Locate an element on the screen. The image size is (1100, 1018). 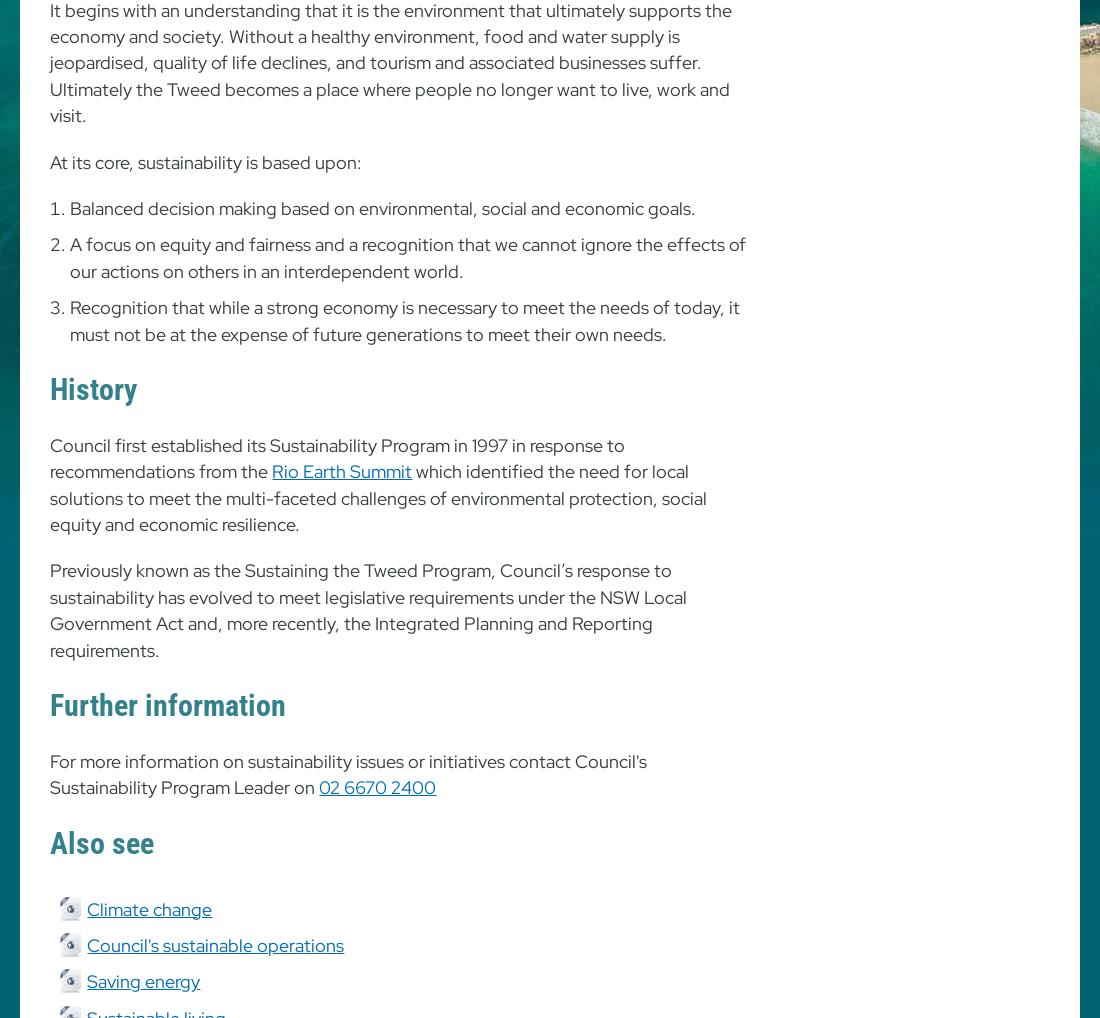
'Balanced decision making based on environmental, social and economic goals.' is located at coordinates (383, 207).